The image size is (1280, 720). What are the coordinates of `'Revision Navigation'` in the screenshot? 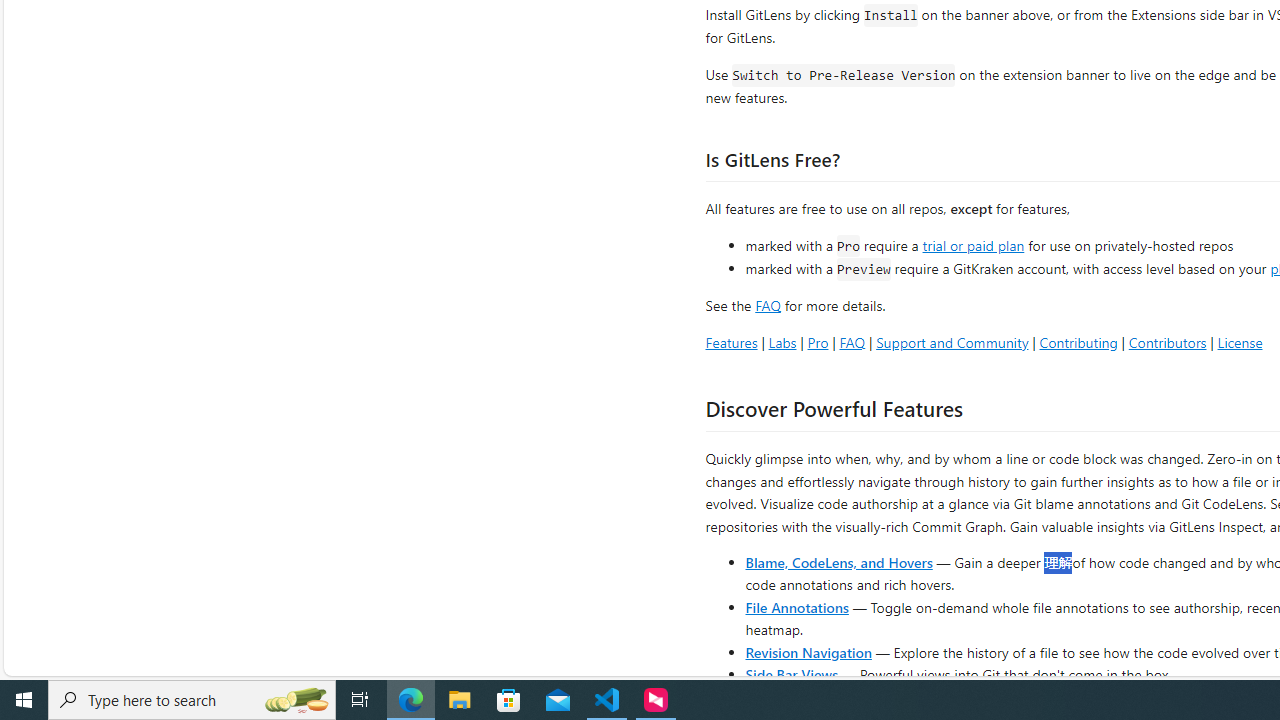 It's located at (808, 651).